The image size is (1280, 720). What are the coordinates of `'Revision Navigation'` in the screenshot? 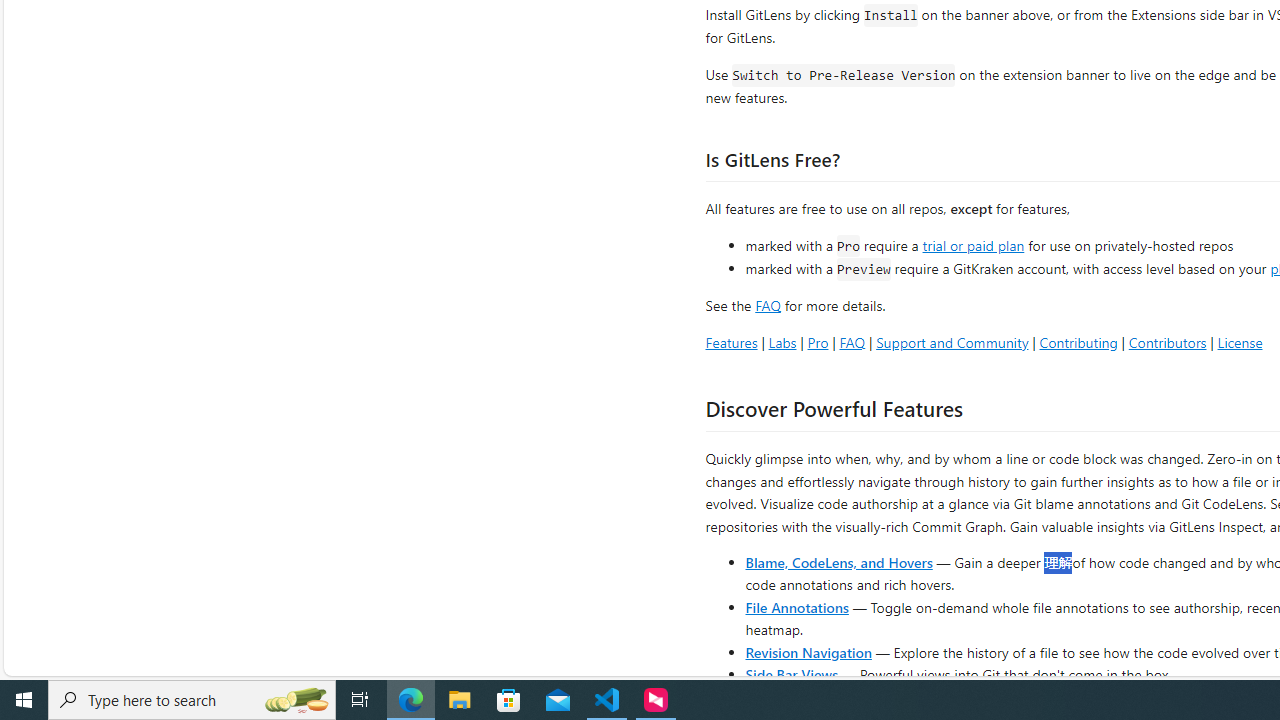 It's located at (808, 651).